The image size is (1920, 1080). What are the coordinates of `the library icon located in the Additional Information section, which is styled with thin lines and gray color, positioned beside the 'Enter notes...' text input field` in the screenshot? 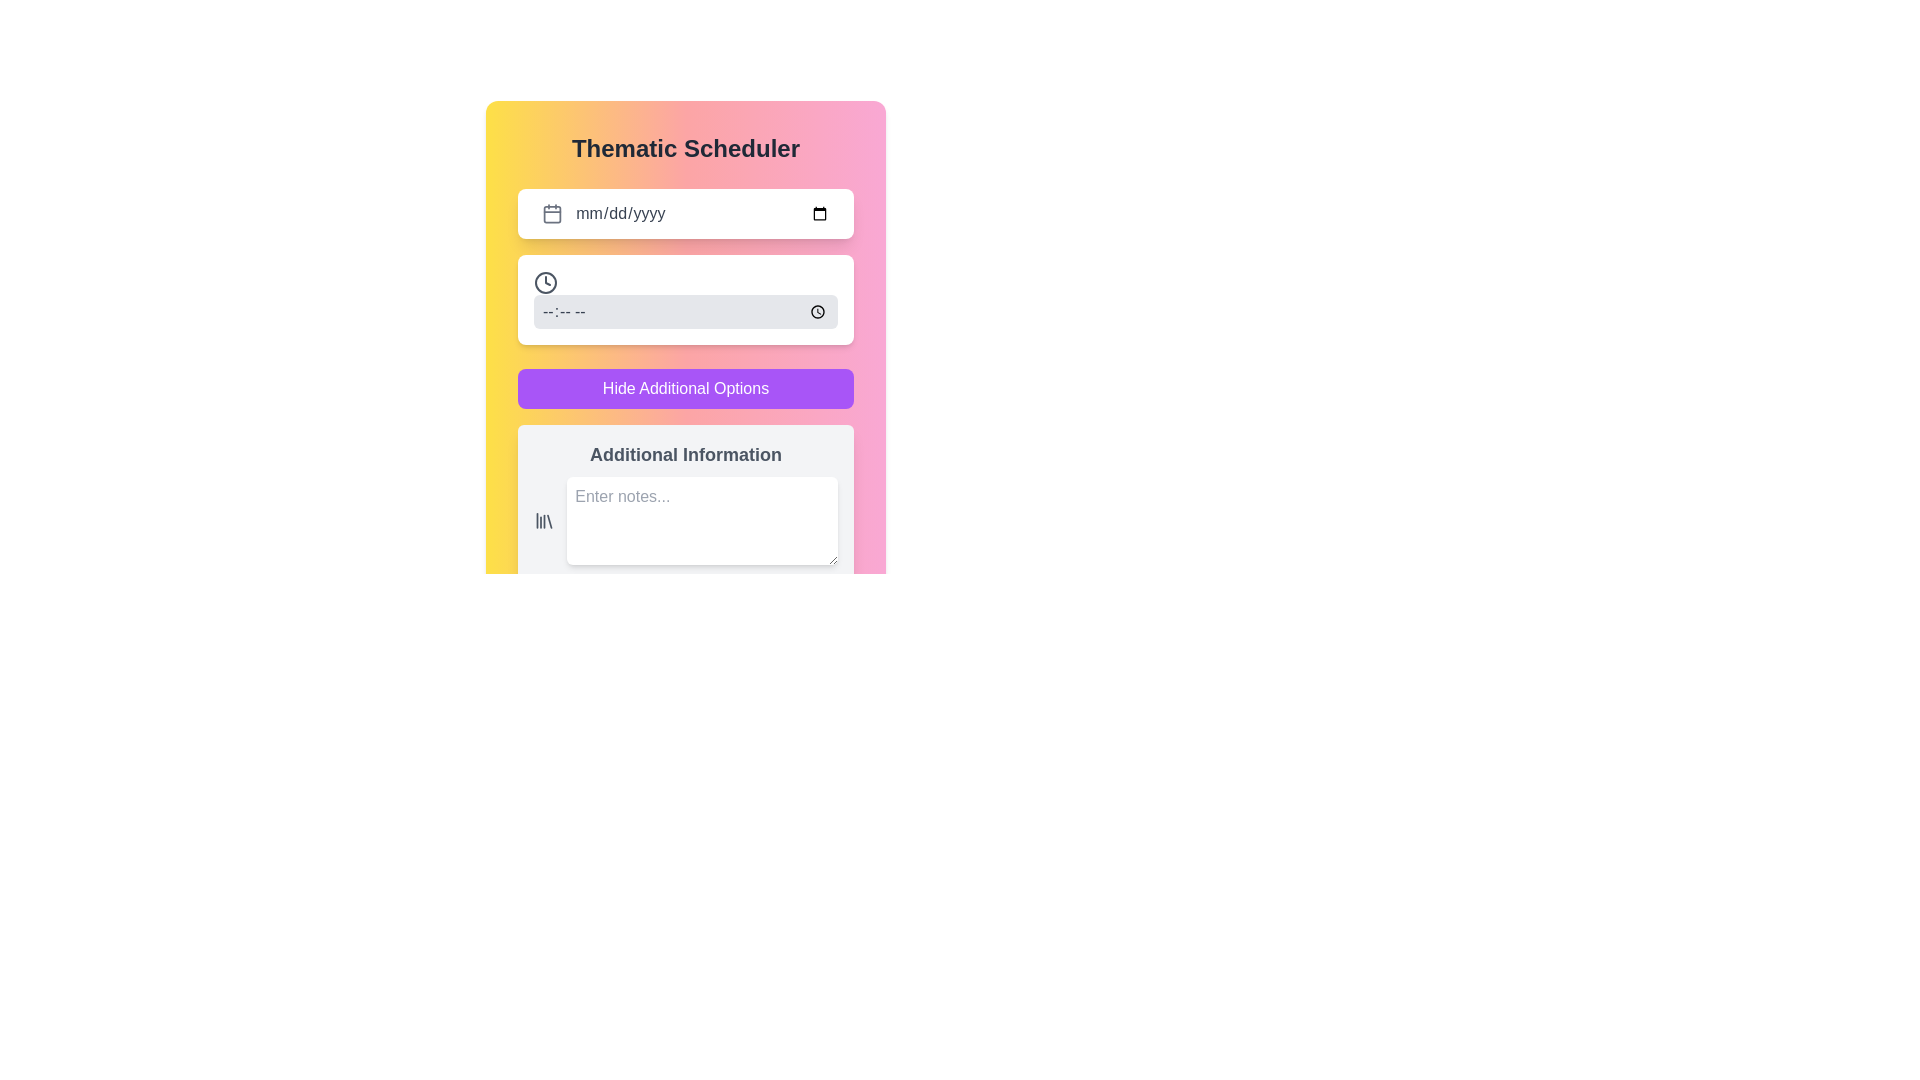 It's located at (544, 519).